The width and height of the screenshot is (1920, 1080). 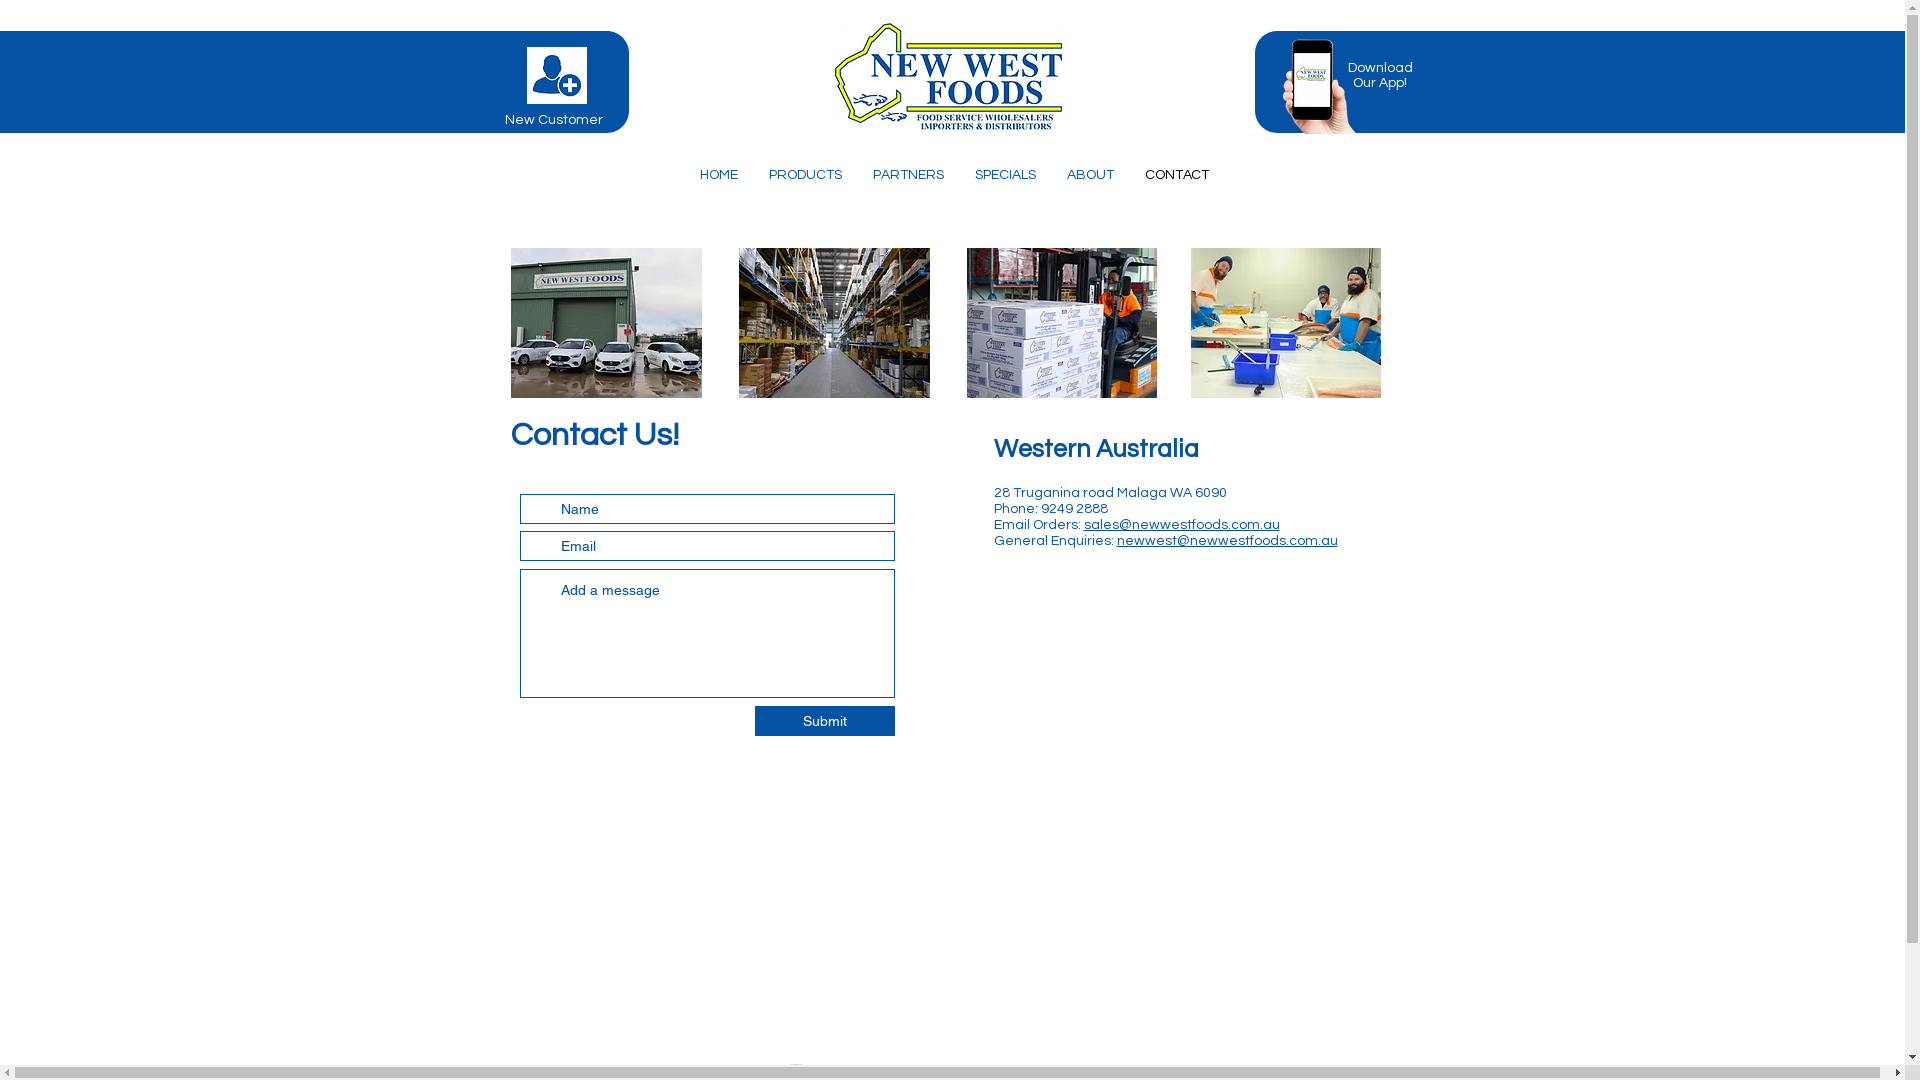 I want to click on 'HOME', so click(x=718, y=173).